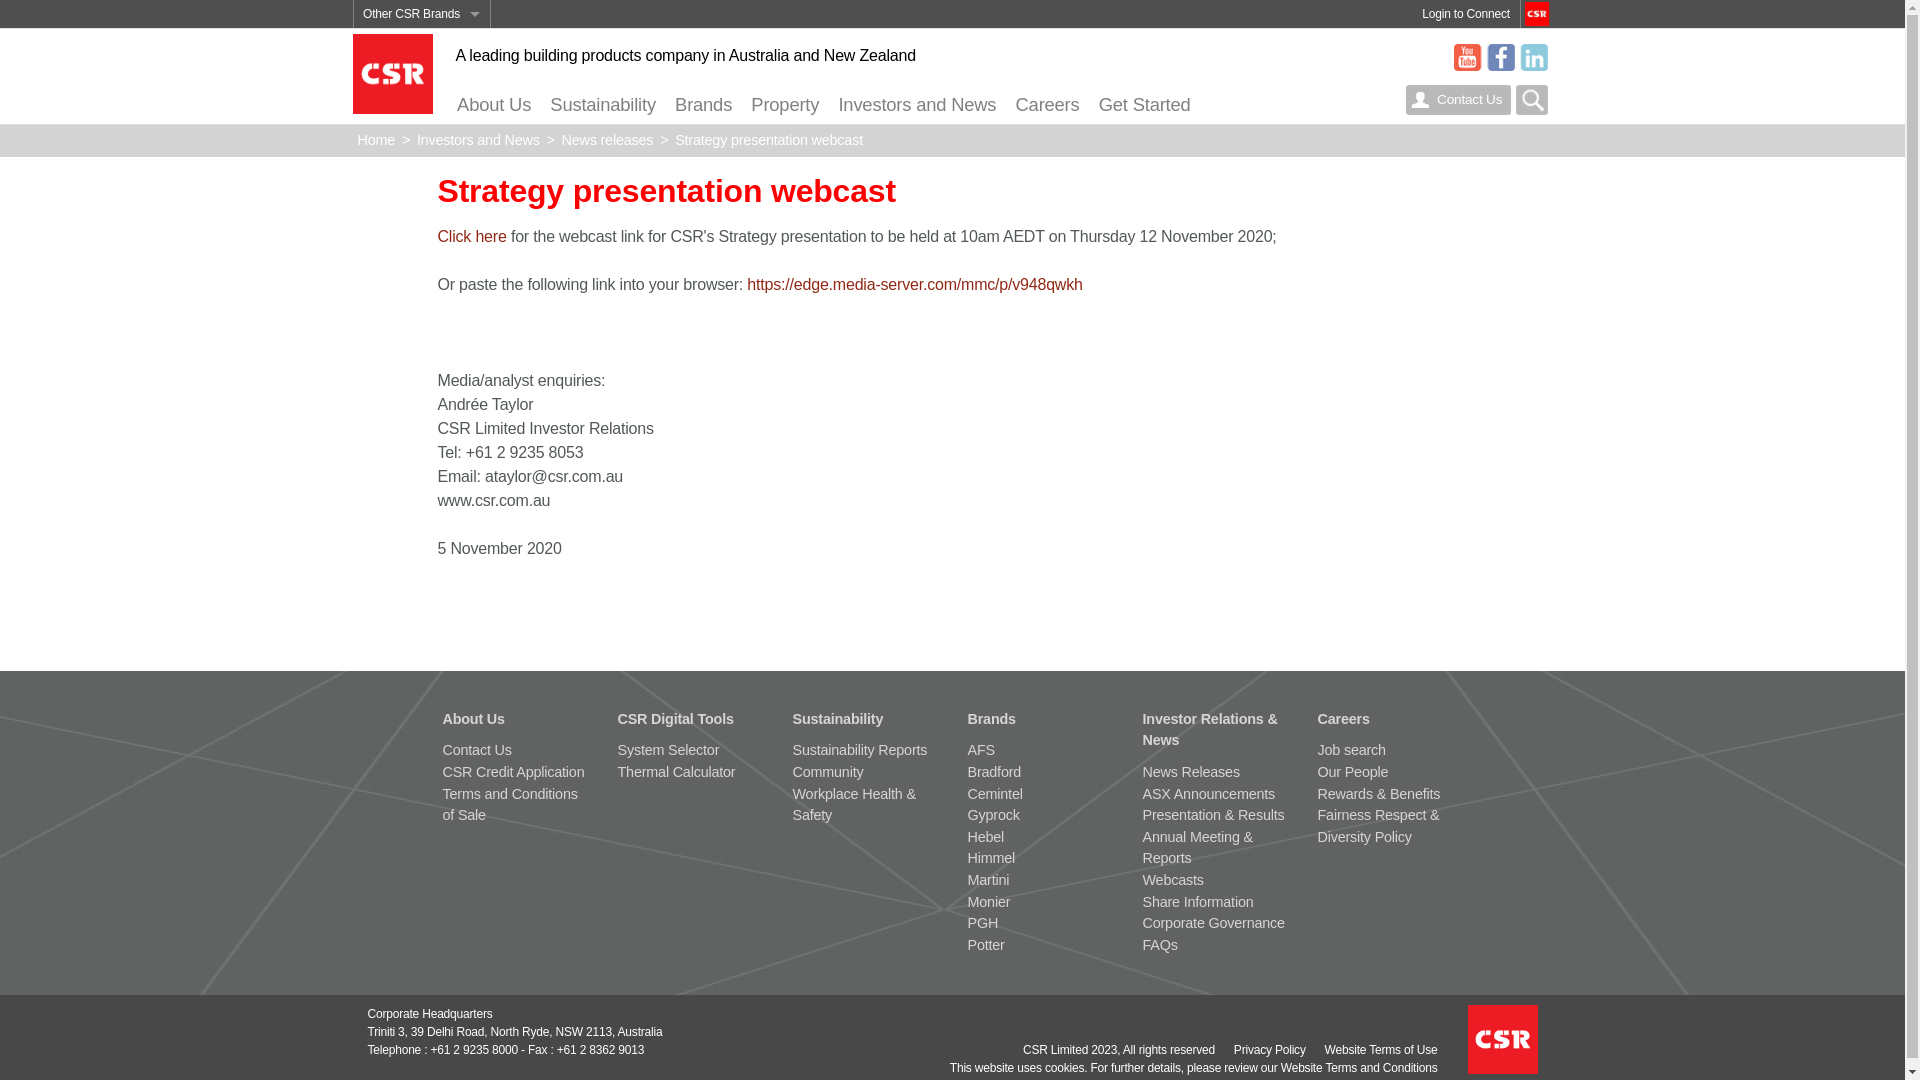 This screenshot has width=1920, height=1080. I want to click on 'Website Terms of Use', so click(1380, 1048).